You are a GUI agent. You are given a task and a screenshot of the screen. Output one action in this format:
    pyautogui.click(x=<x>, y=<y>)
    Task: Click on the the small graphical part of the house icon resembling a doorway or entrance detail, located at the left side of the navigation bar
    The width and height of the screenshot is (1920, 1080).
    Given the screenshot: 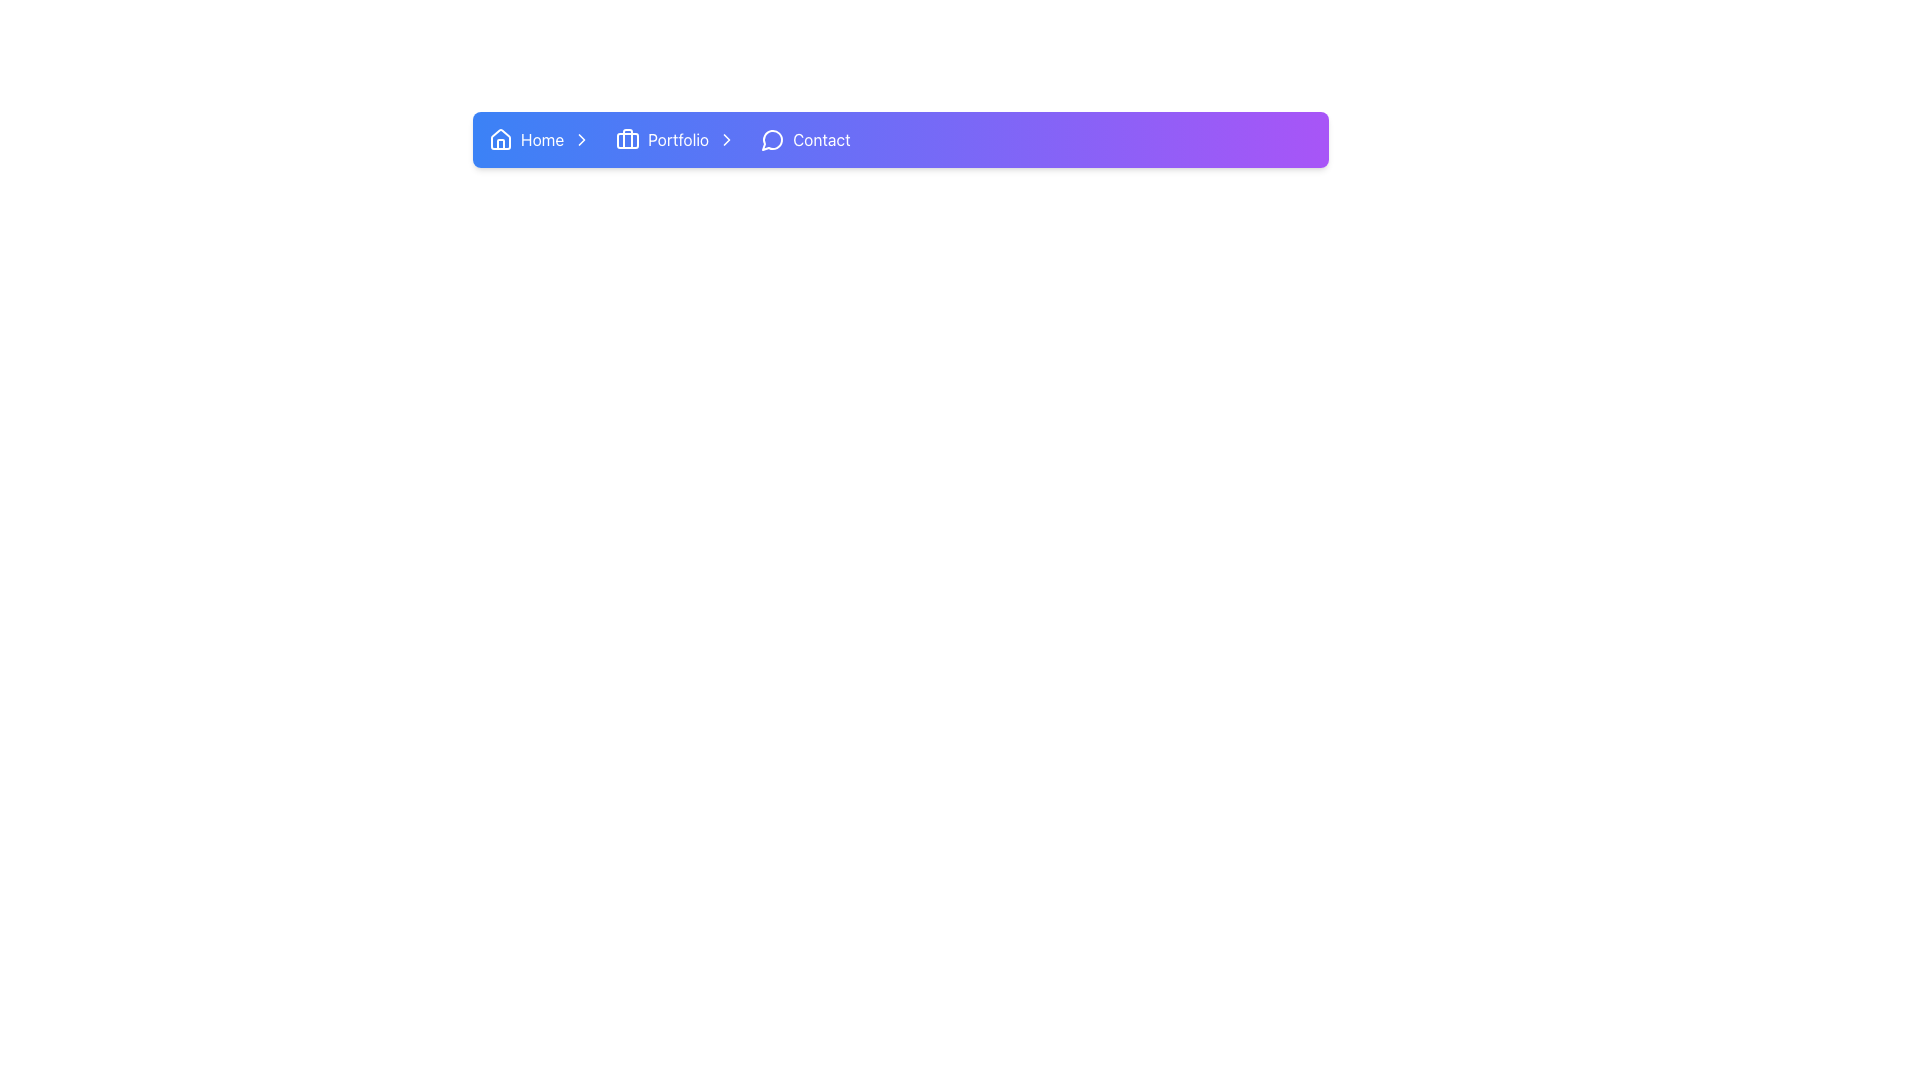 What is the action you would take?
    pyautogui.click(x=500, y=143)
    